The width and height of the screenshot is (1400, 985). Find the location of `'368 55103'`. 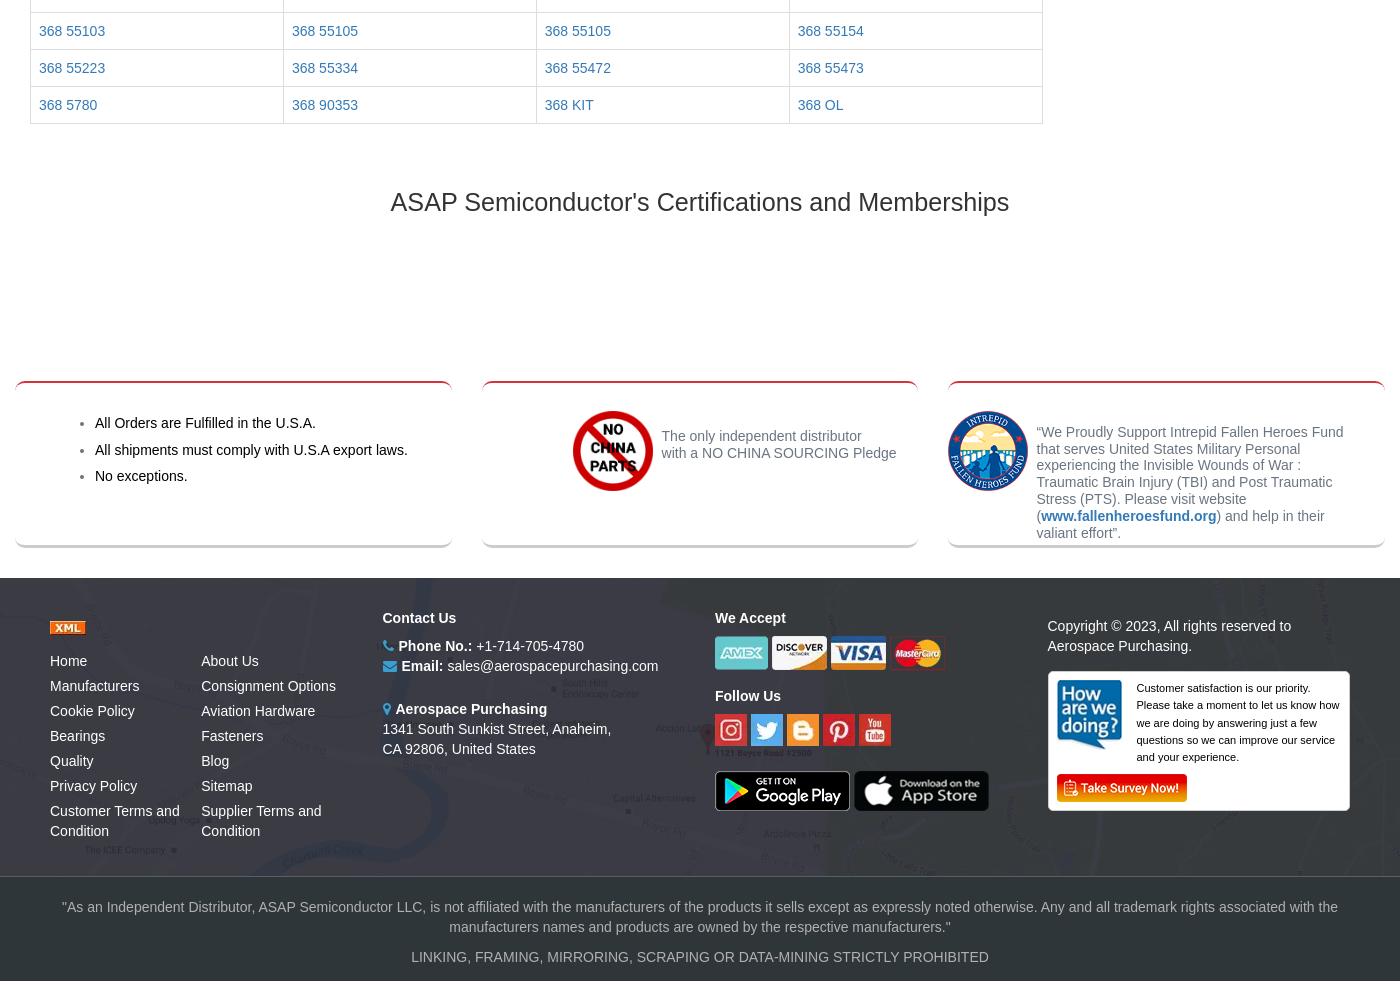

'368 55103' is located at coordinates (71, 30).